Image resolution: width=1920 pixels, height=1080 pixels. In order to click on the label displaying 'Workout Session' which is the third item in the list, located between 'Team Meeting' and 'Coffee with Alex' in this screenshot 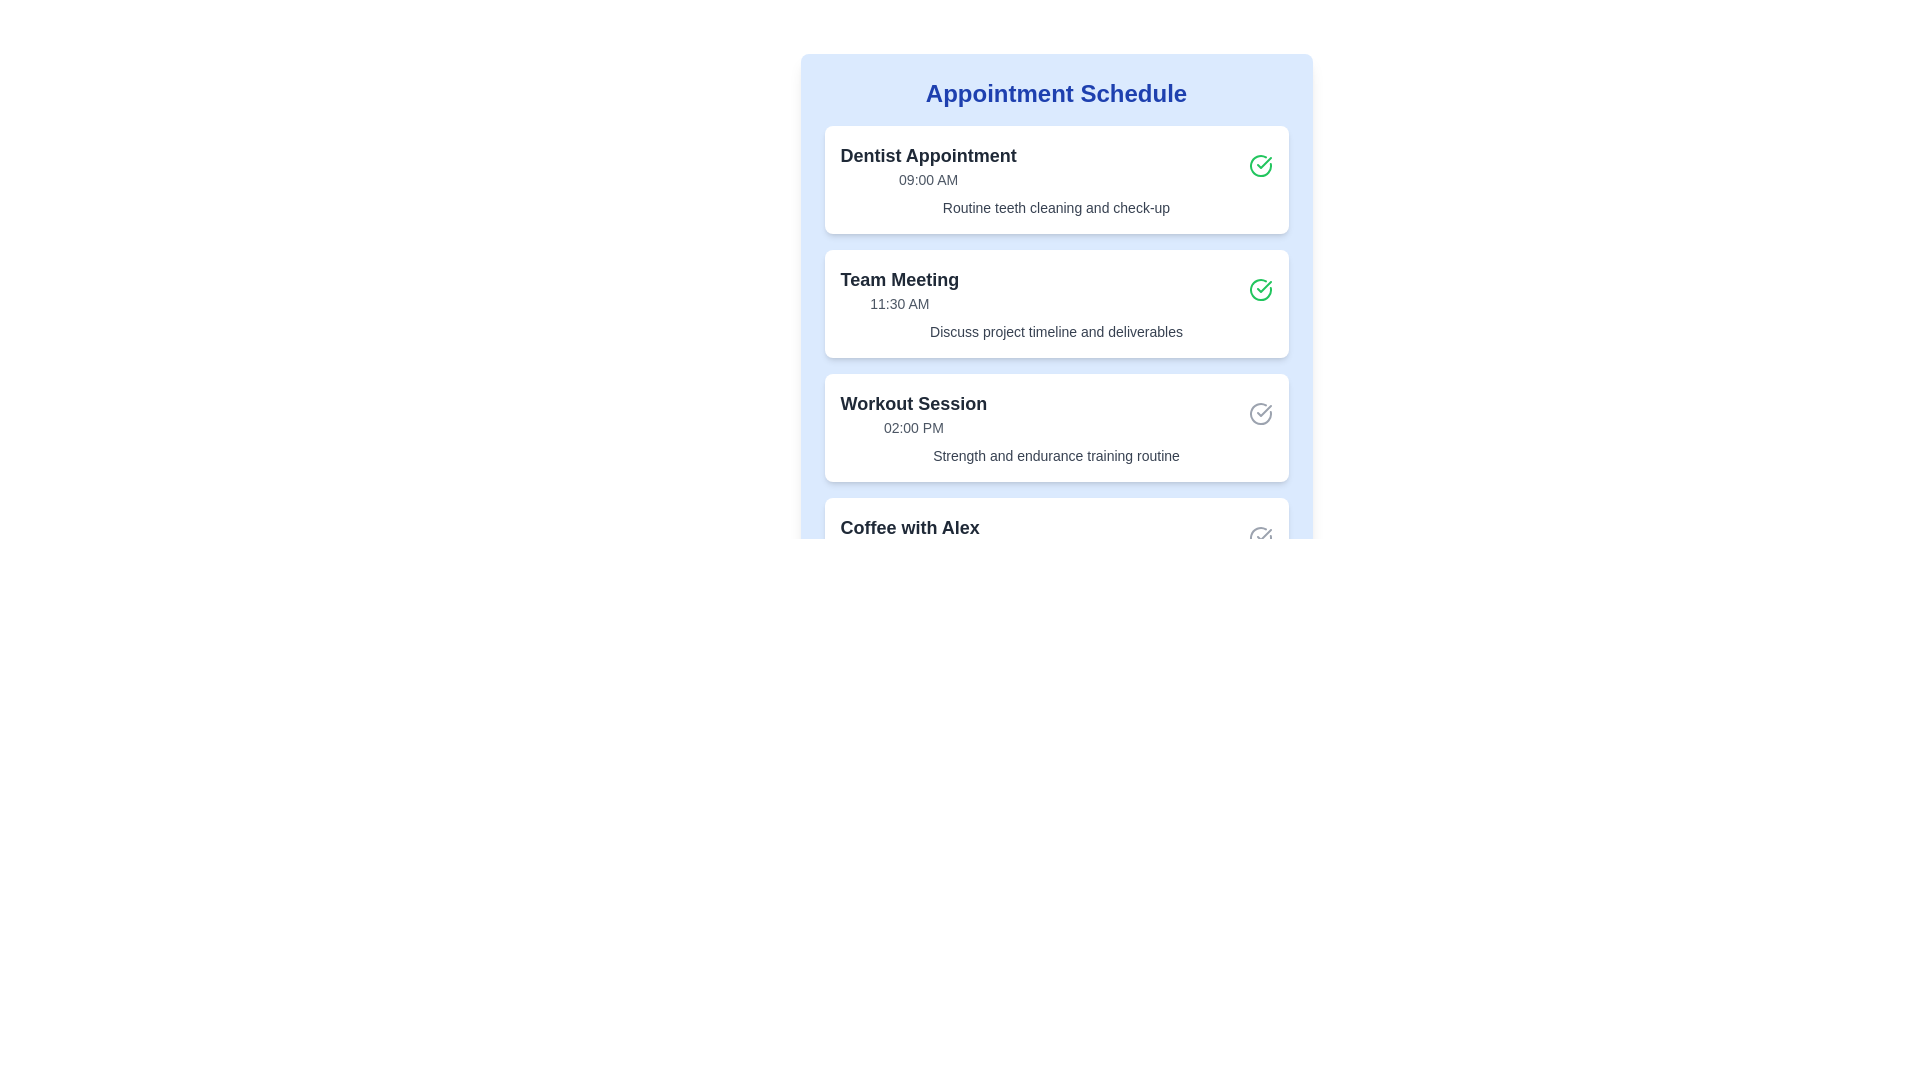, I will do `click(912, 412)`.